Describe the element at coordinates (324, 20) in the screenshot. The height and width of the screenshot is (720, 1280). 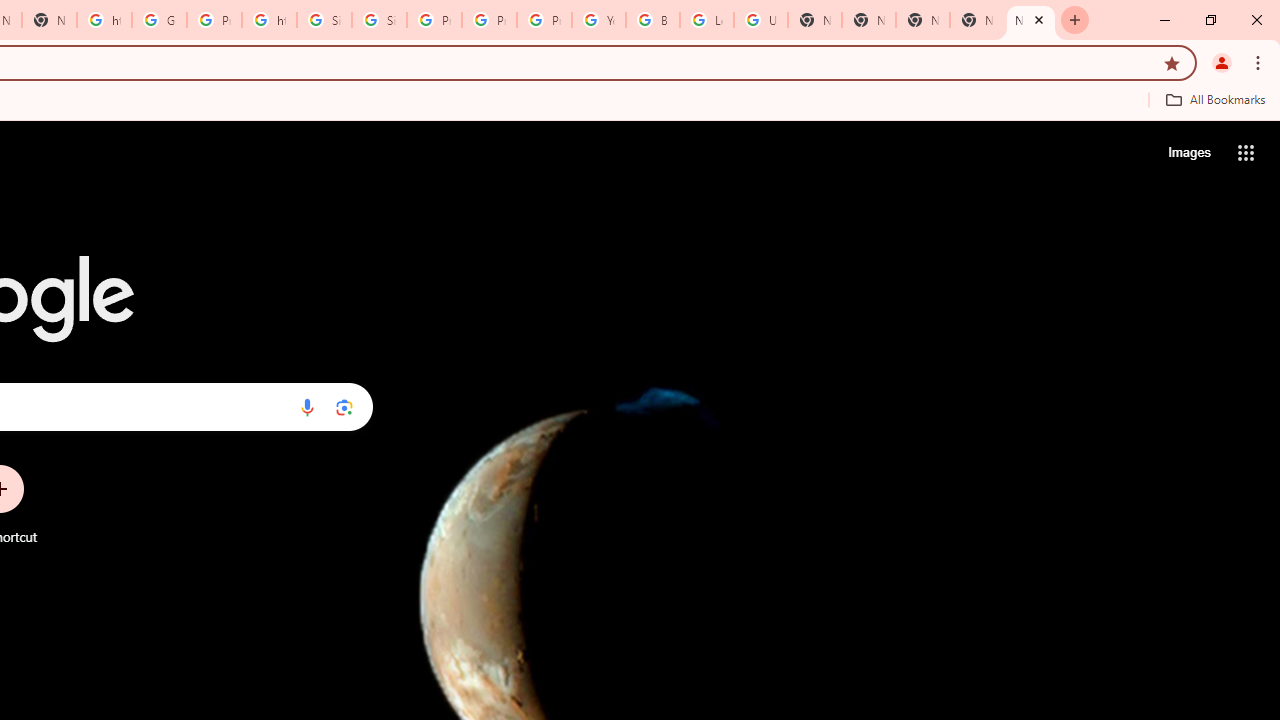
I see `'Sign in - Google Accounts'` at that location.